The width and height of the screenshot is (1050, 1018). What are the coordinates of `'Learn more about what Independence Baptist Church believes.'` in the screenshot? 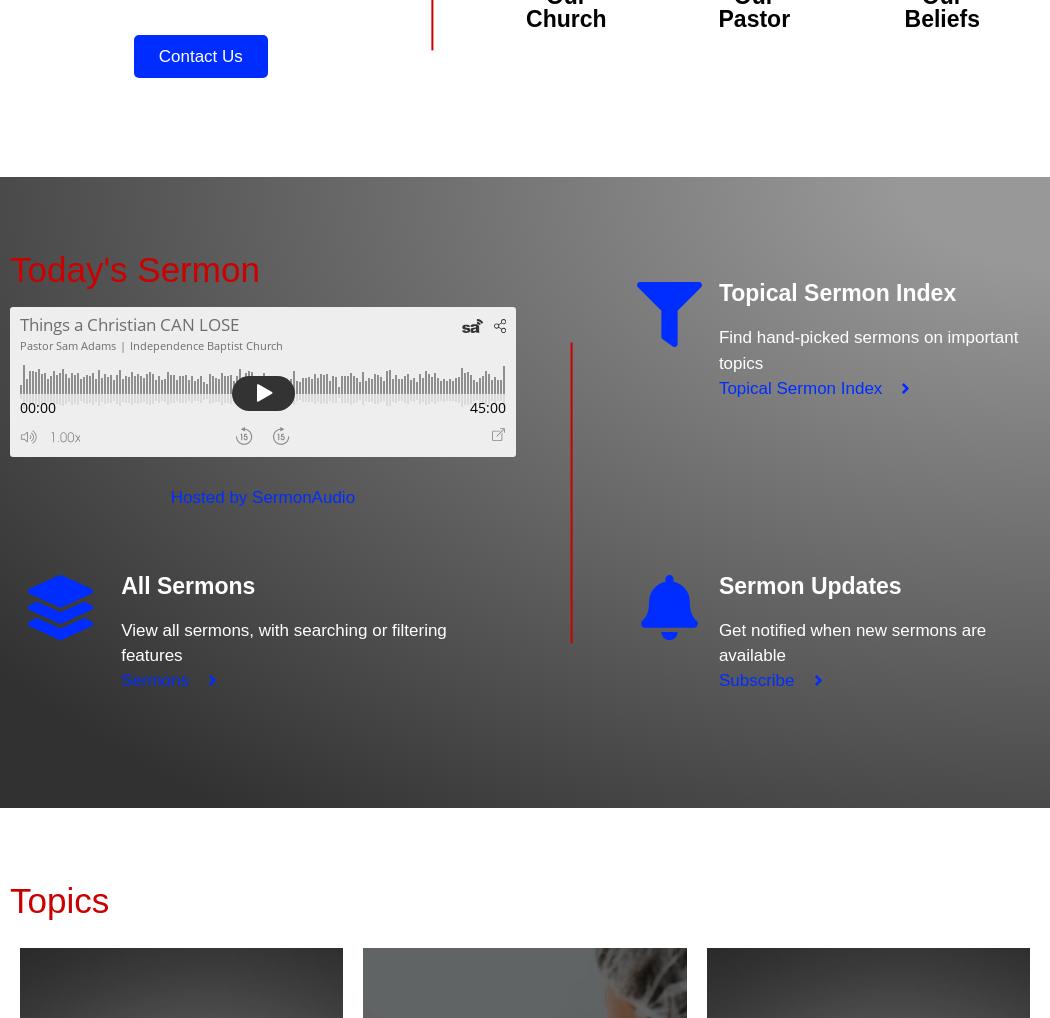 It's located at (940, 199).